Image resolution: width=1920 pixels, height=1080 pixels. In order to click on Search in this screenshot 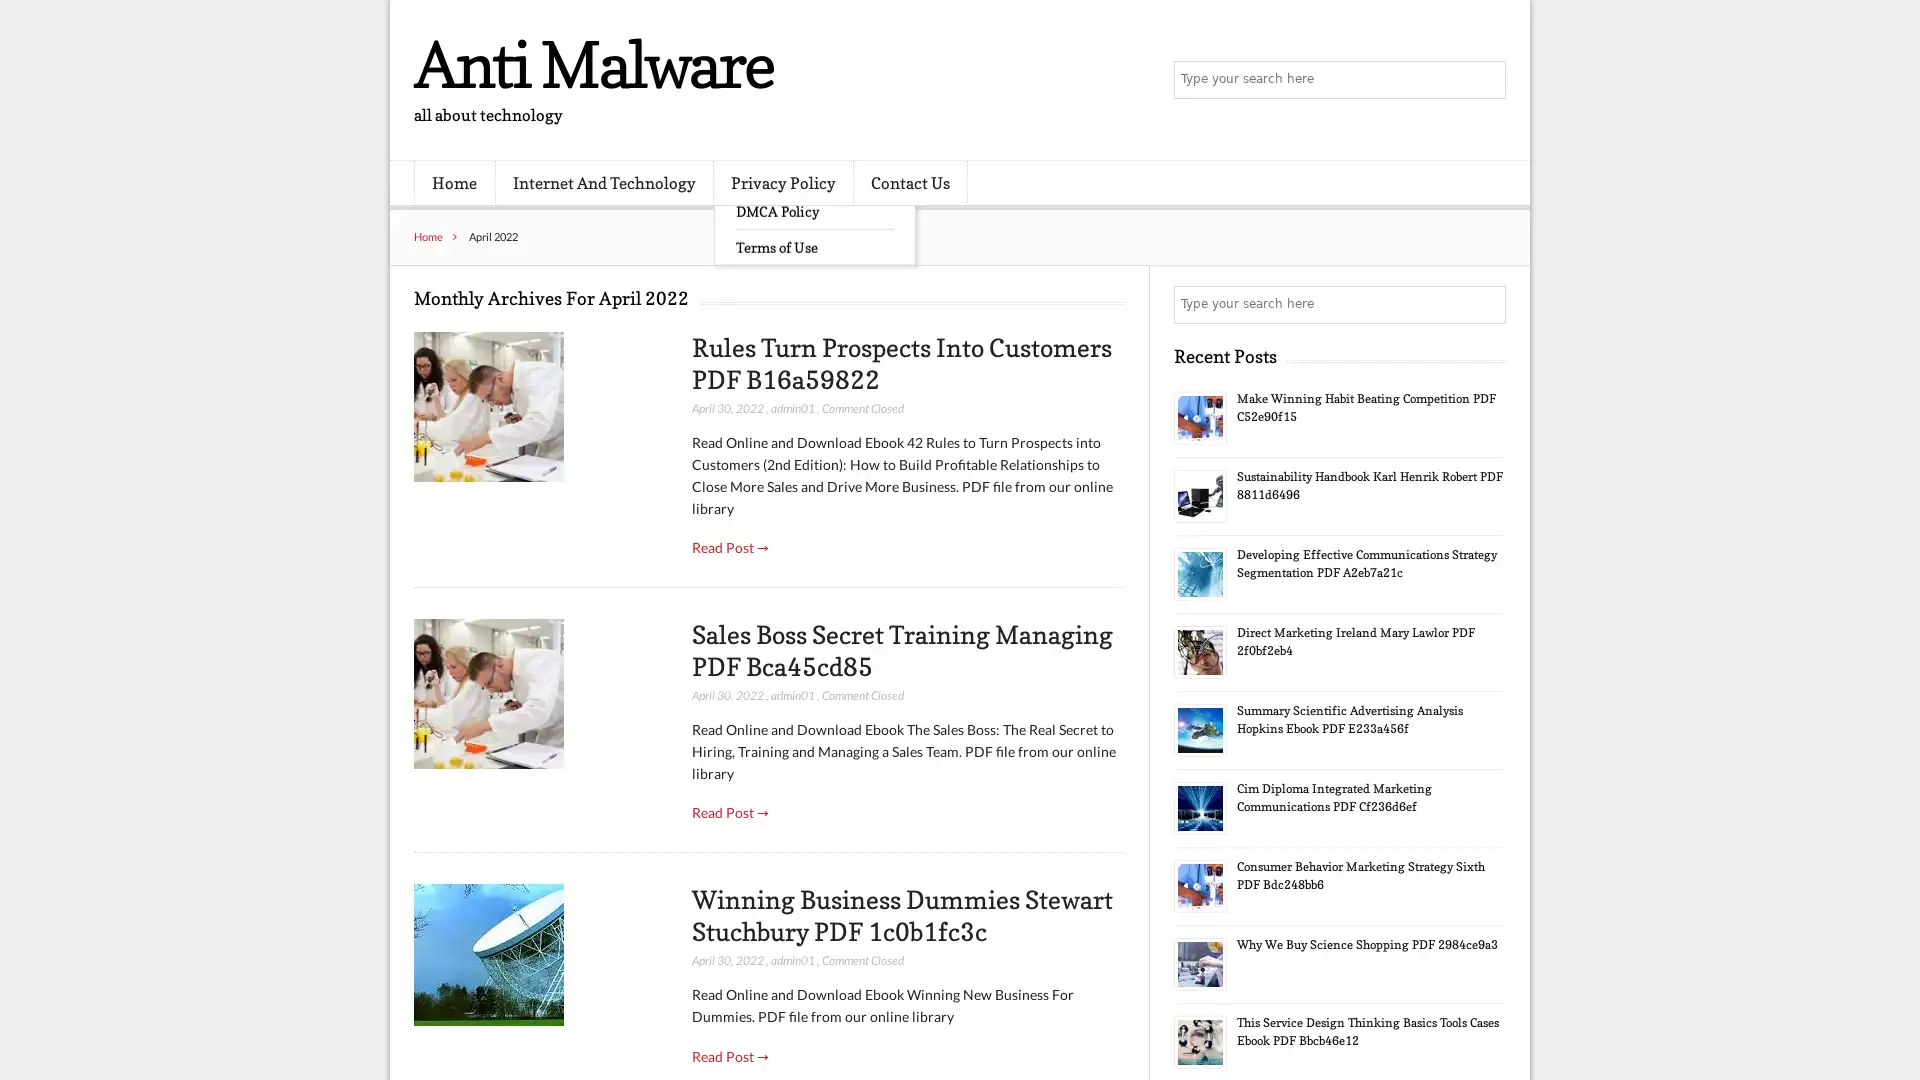, I will do `click(1485, 304)`.